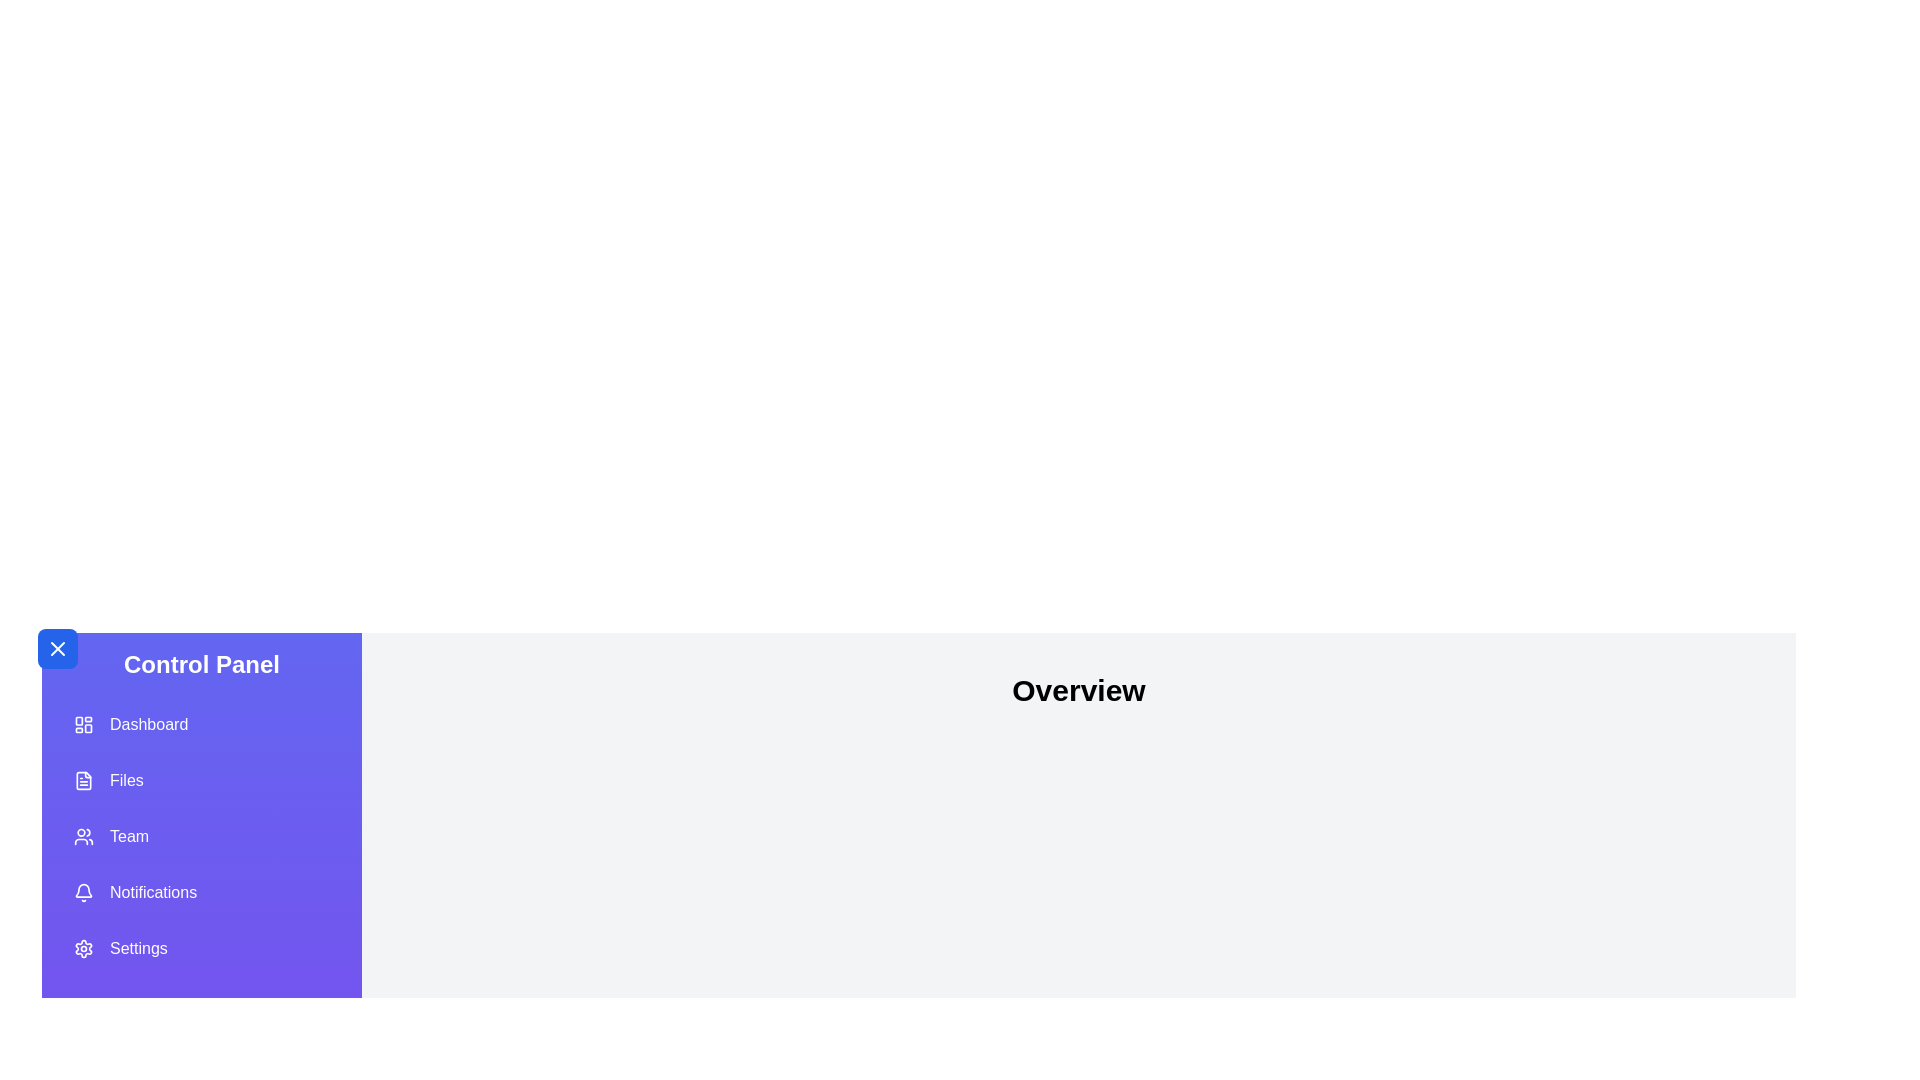  I want to click on the menu item labeled Team from the list, so click(201, 837).